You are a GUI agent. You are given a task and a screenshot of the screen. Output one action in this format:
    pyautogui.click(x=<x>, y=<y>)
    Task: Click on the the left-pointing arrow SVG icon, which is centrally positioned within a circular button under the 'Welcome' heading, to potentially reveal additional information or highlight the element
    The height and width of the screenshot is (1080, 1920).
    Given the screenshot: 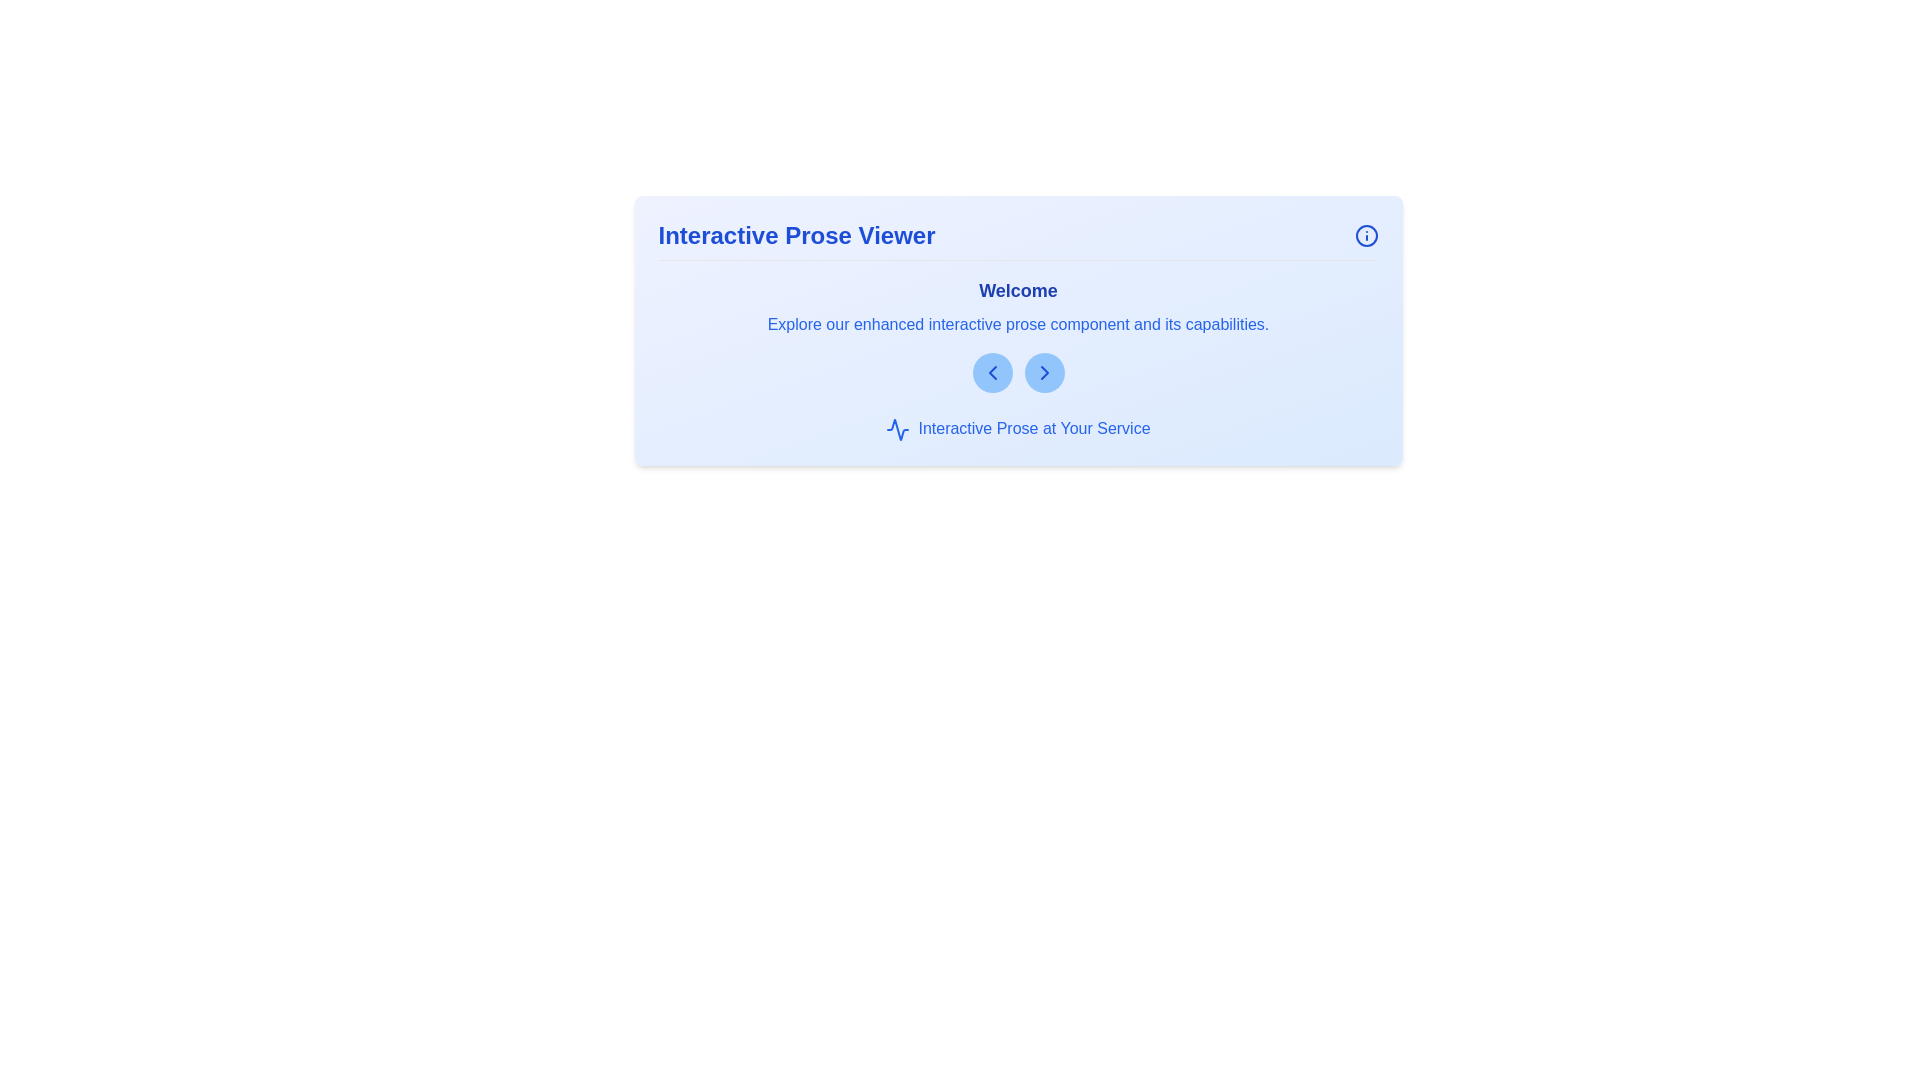 What is the action you would take?
    pyautogui.click(x=992, y=373)
    